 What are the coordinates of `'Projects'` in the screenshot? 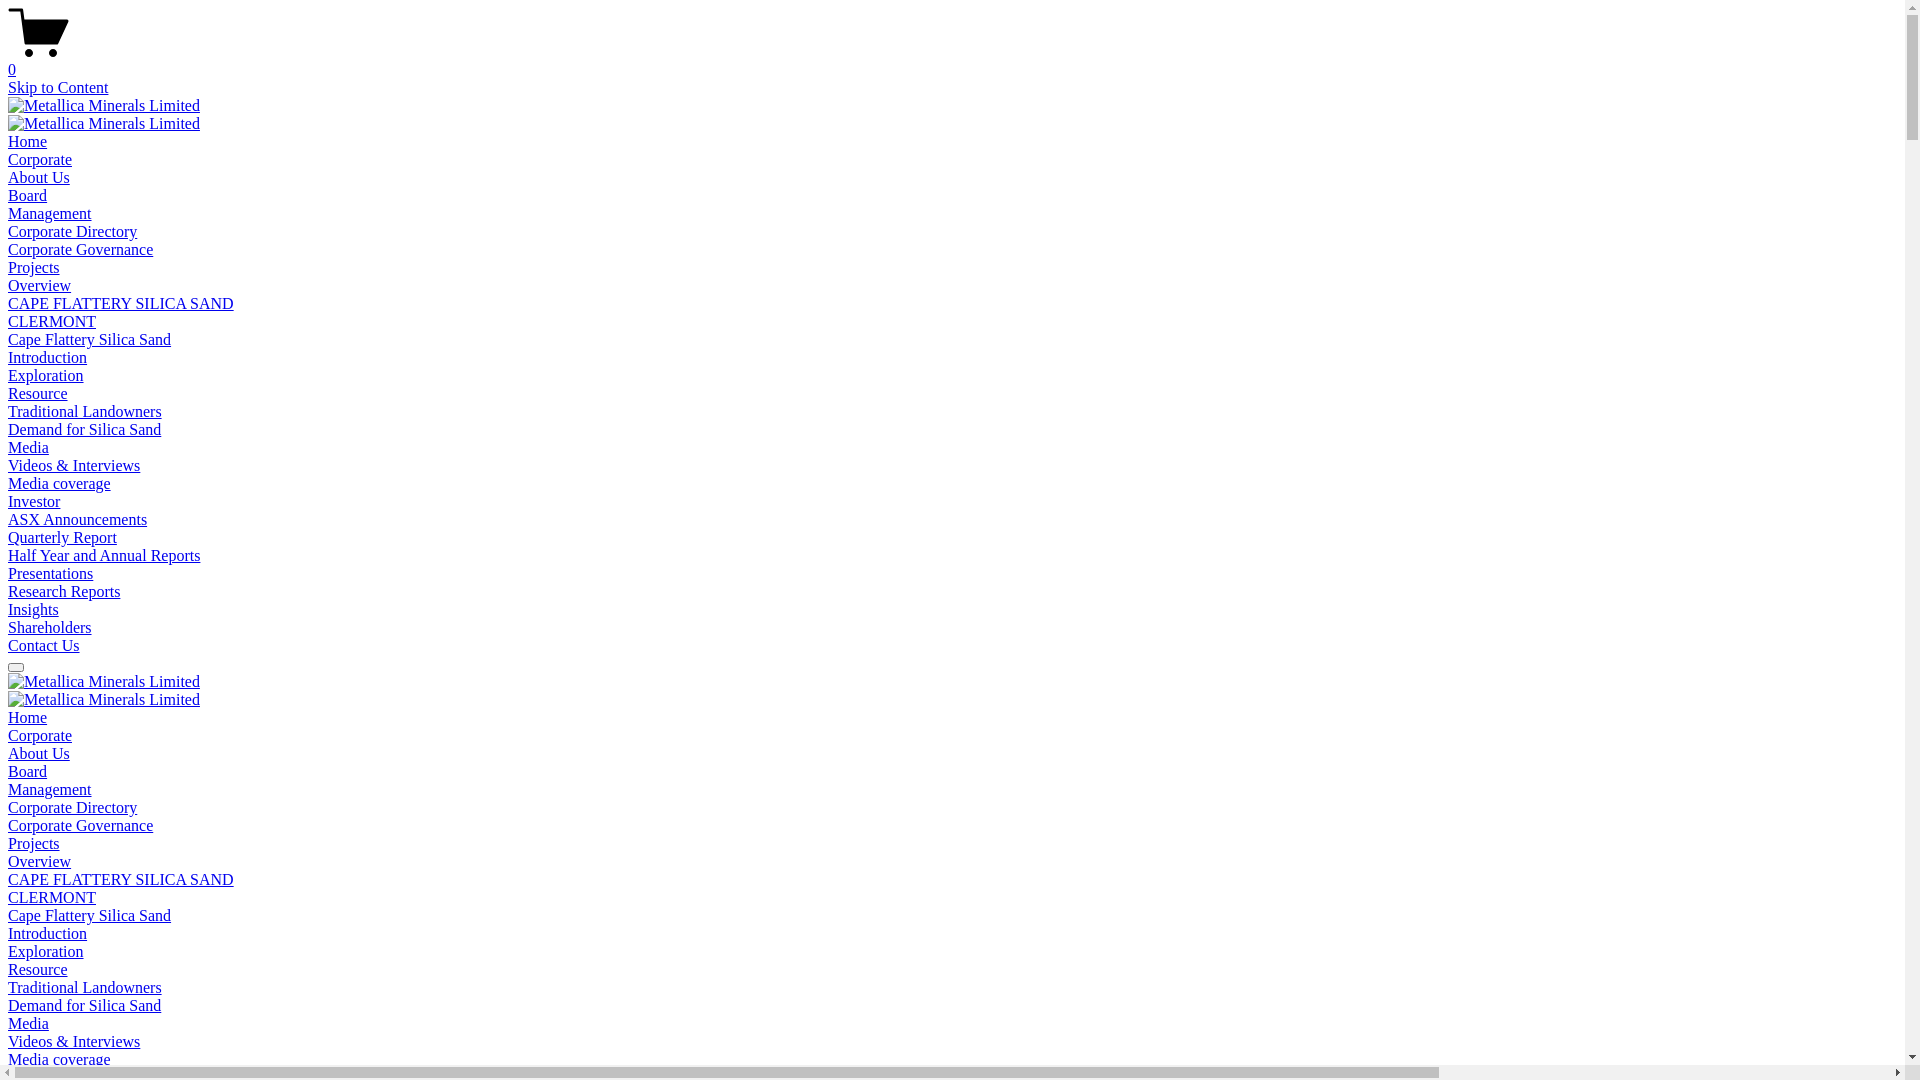 It's located at (33, 266).